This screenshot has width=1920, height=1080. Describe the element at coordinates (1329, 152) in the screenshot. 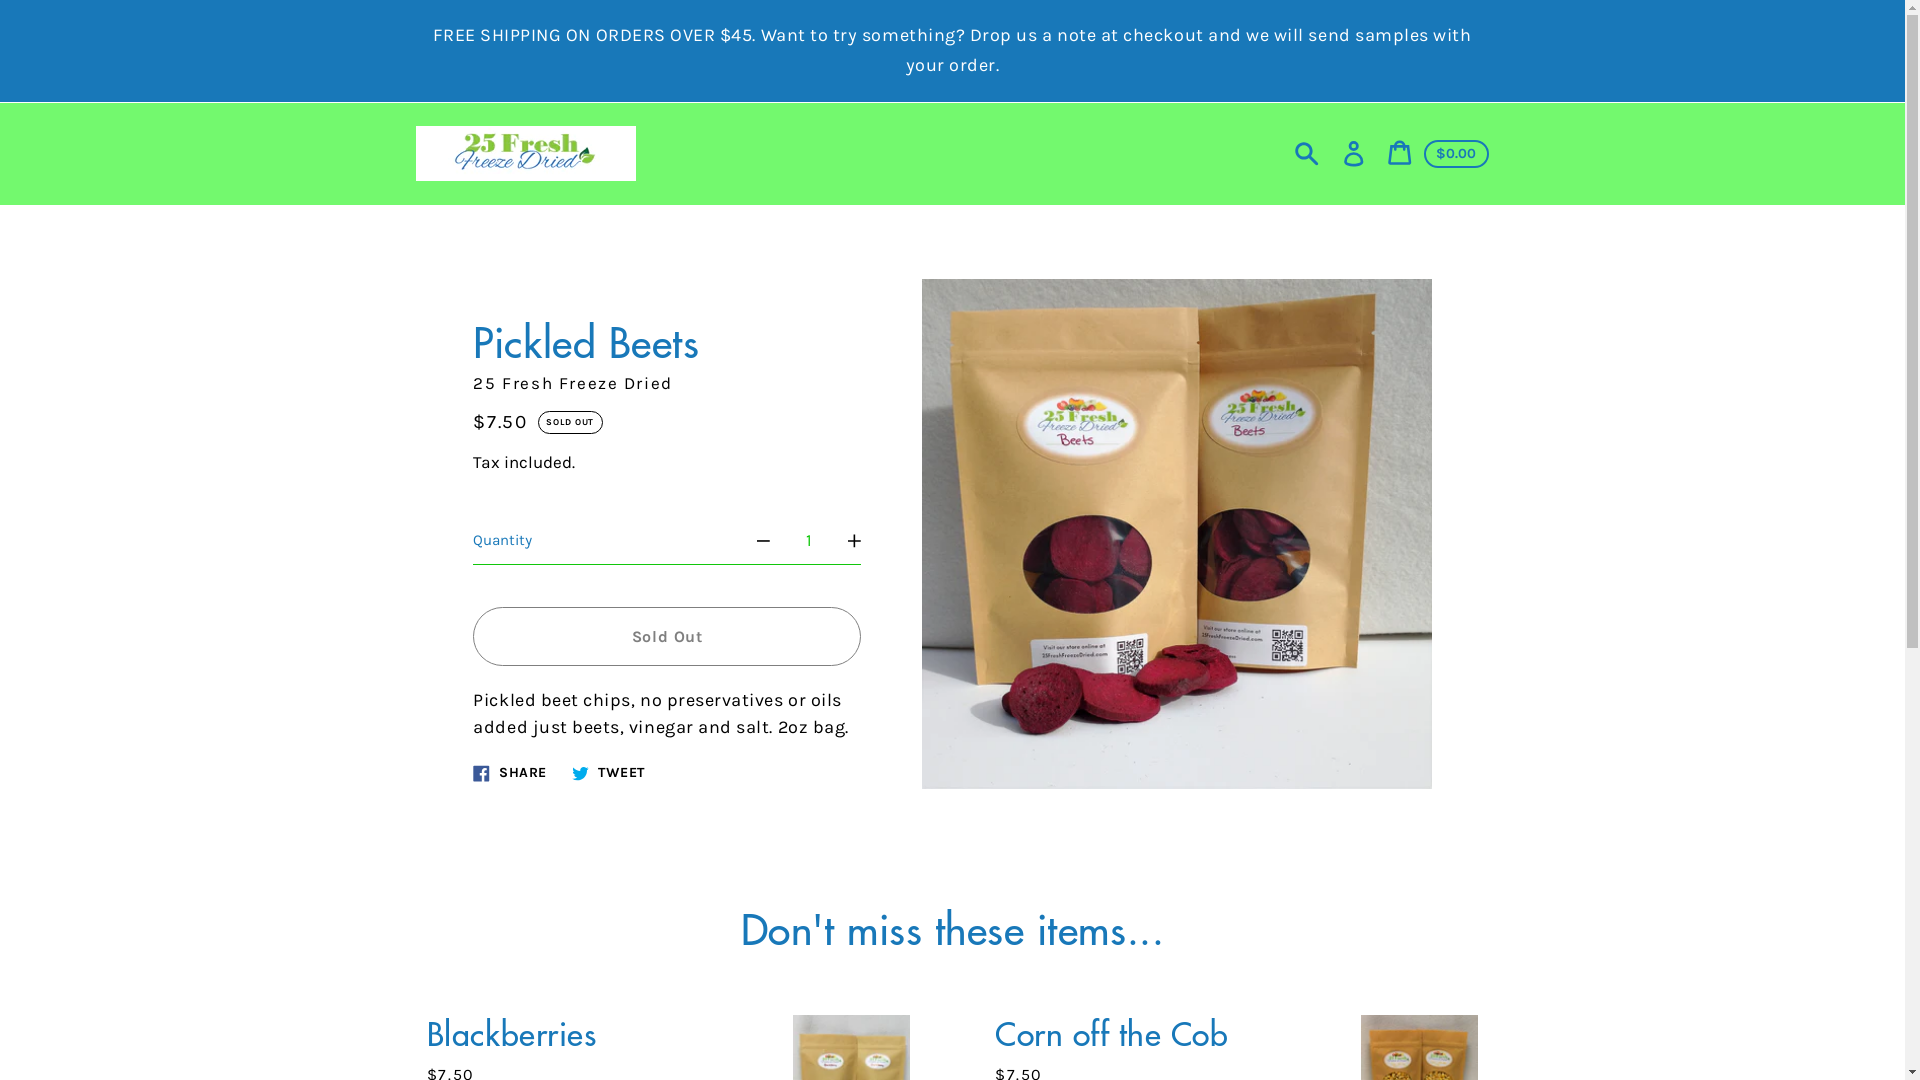

I see `'Log in'` at that location.